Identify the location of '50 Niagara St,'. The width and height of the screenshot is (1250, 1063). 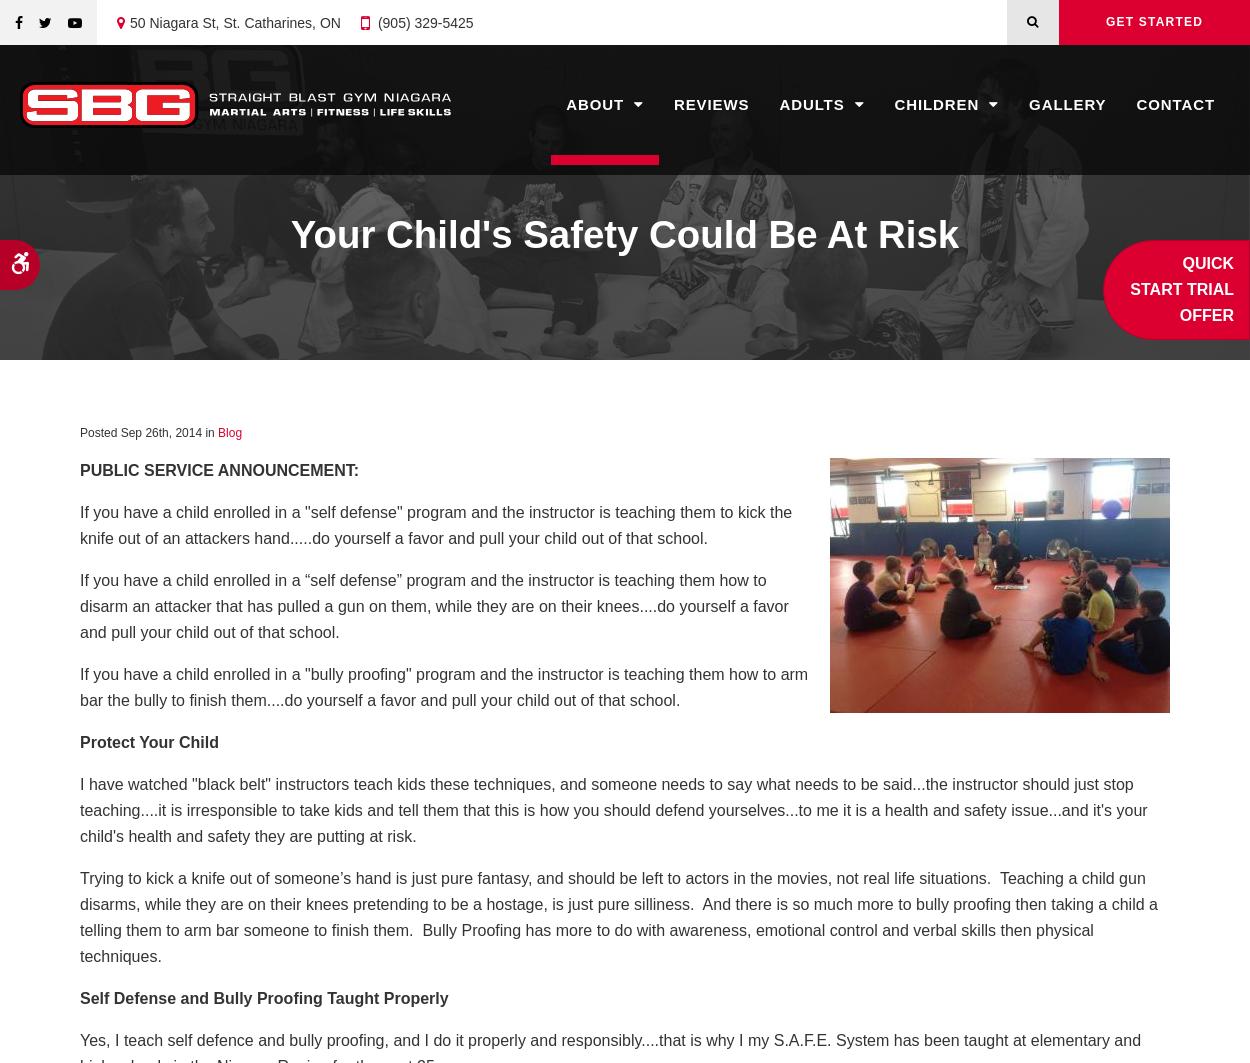
(130, 22).